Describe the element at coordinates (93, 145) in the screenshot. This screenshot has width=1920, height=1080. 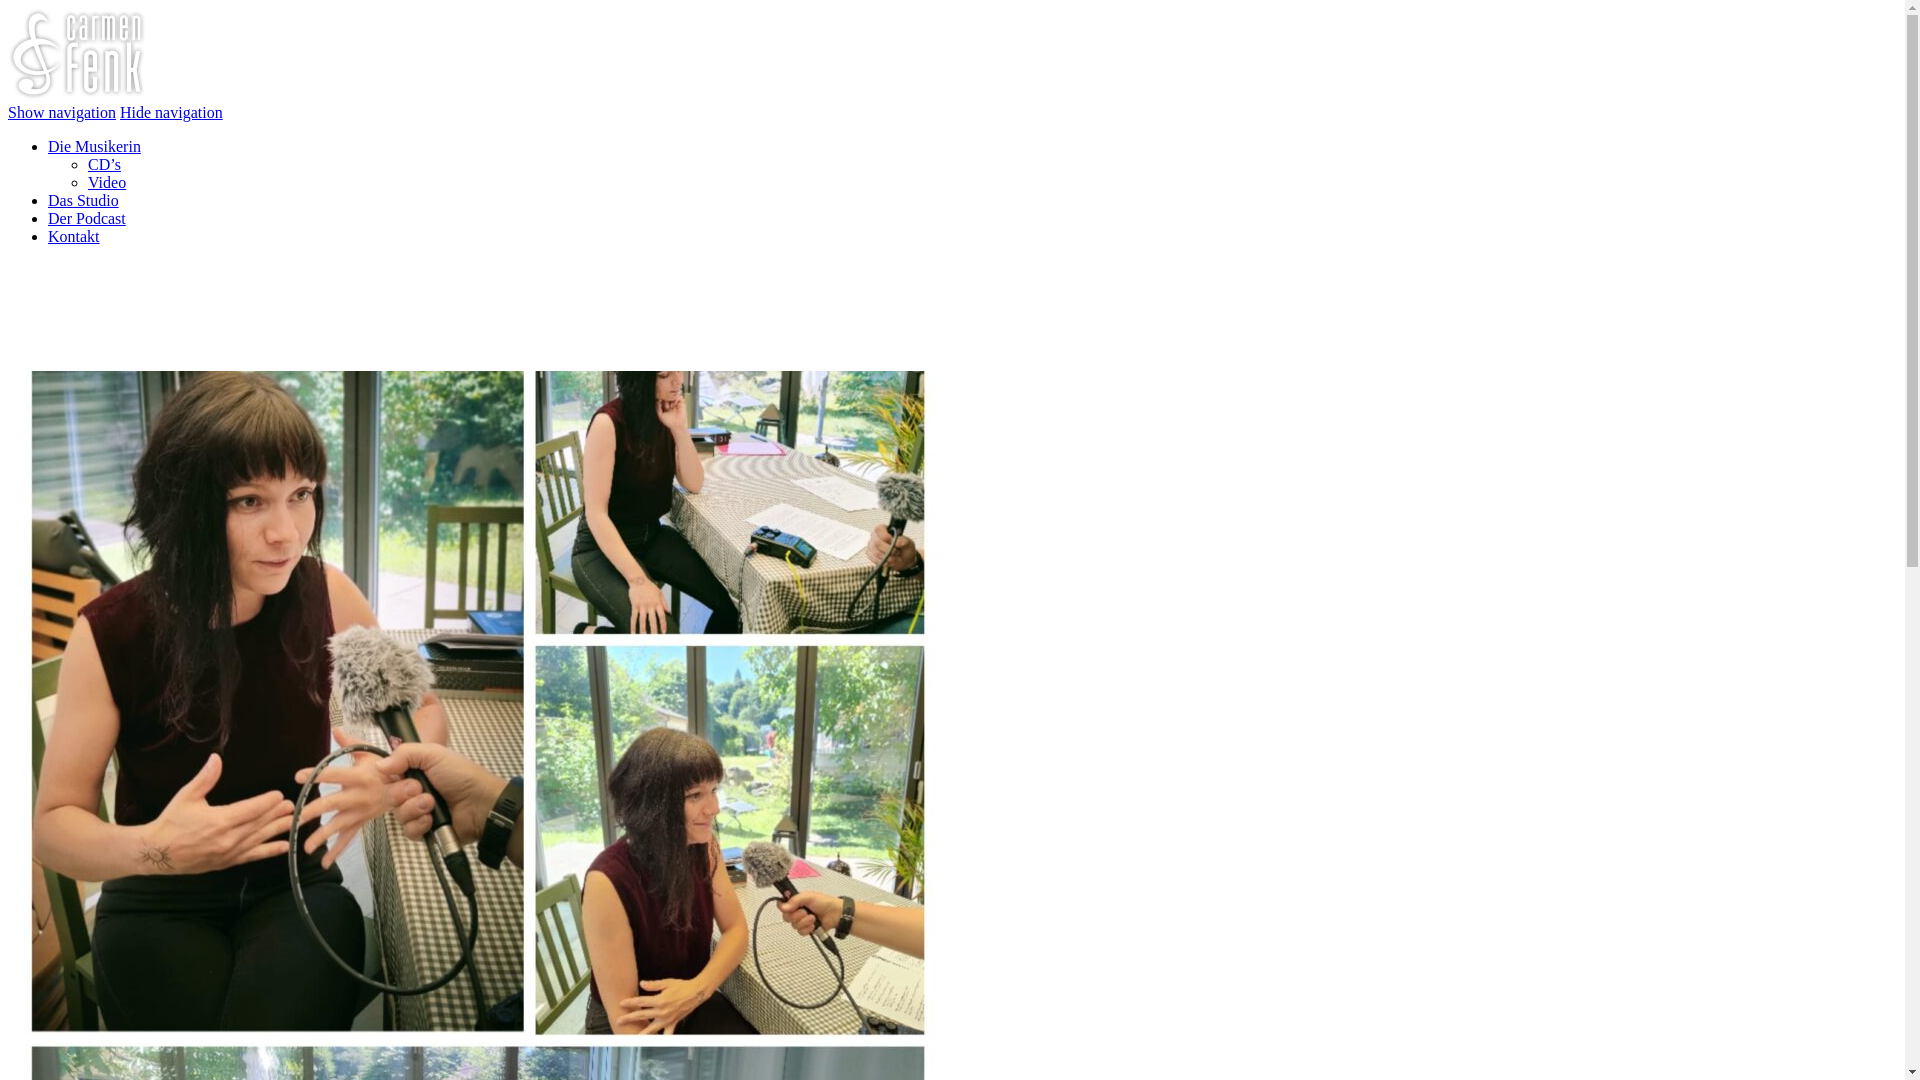
I see `'Die Musikerin'` at that location.